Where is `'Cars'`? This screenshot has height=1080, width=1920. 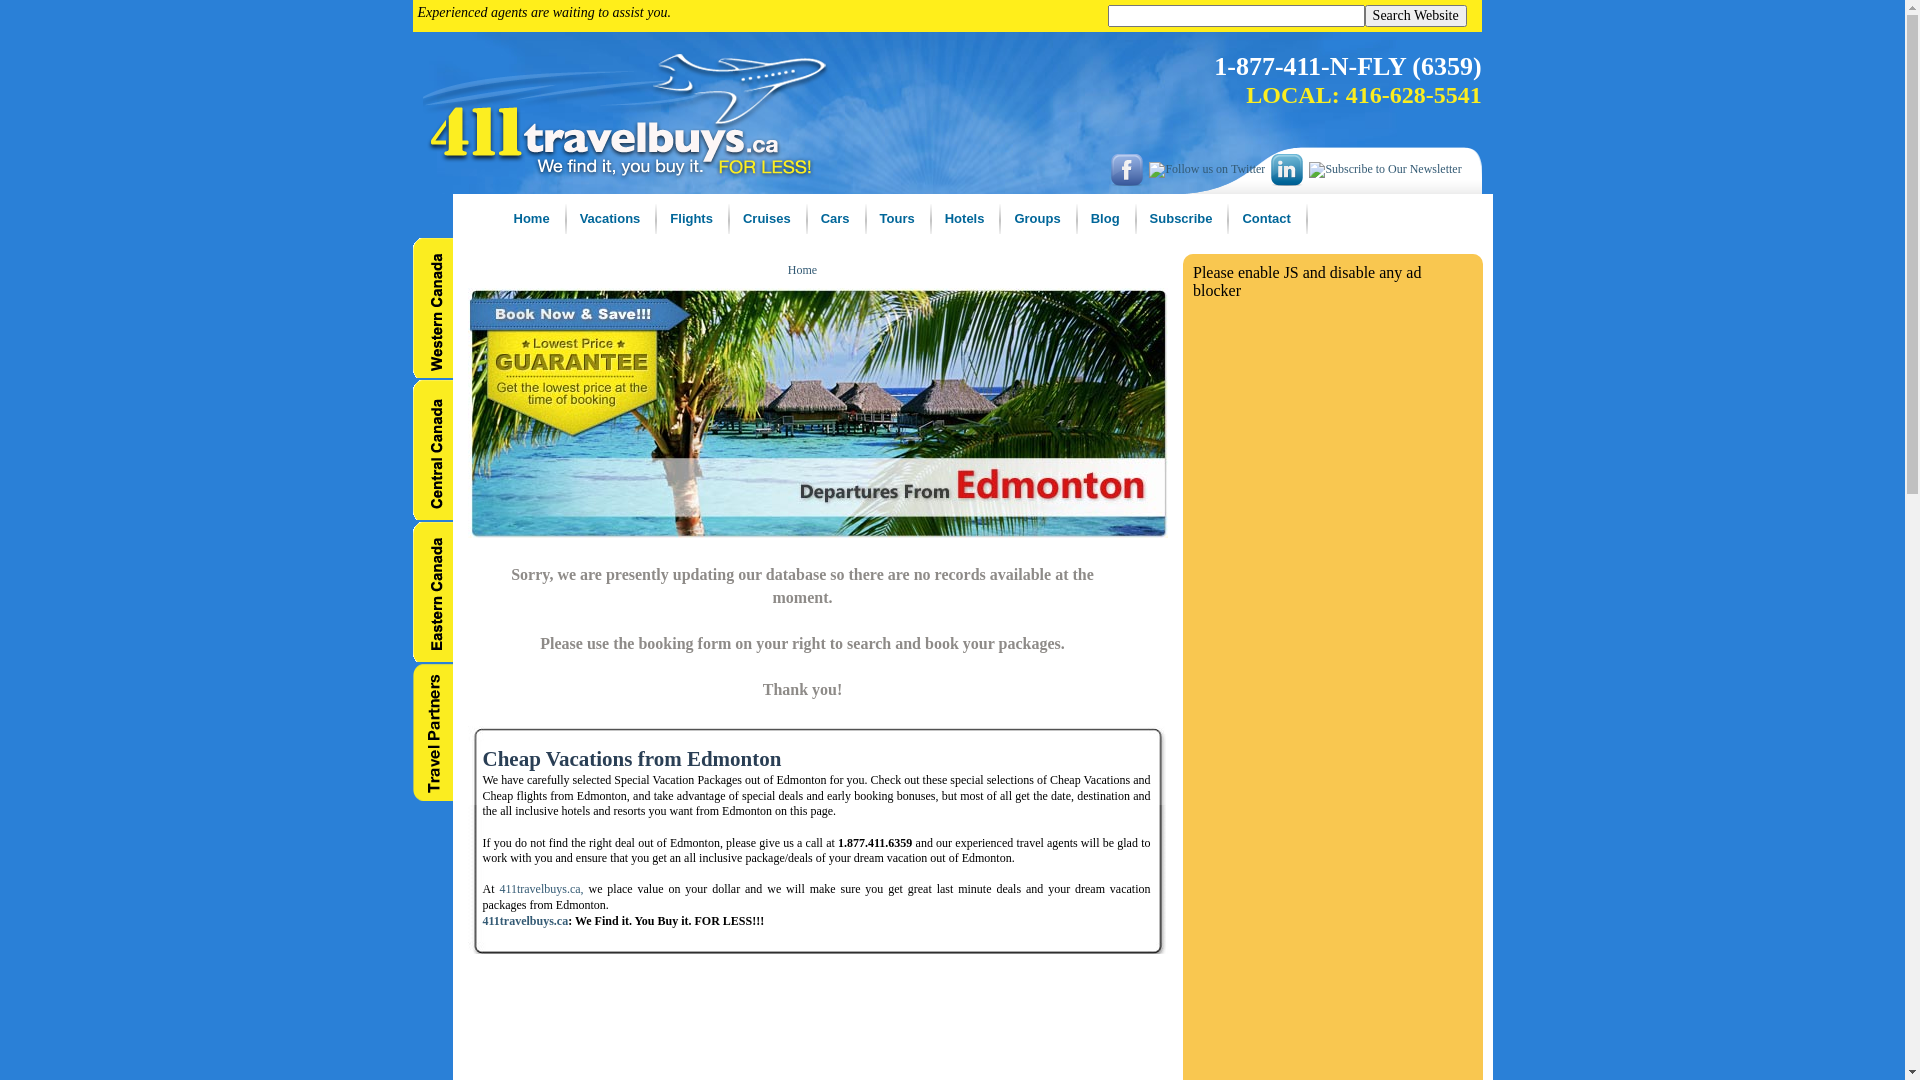 'Cars' is located at coordinates (836, 219).